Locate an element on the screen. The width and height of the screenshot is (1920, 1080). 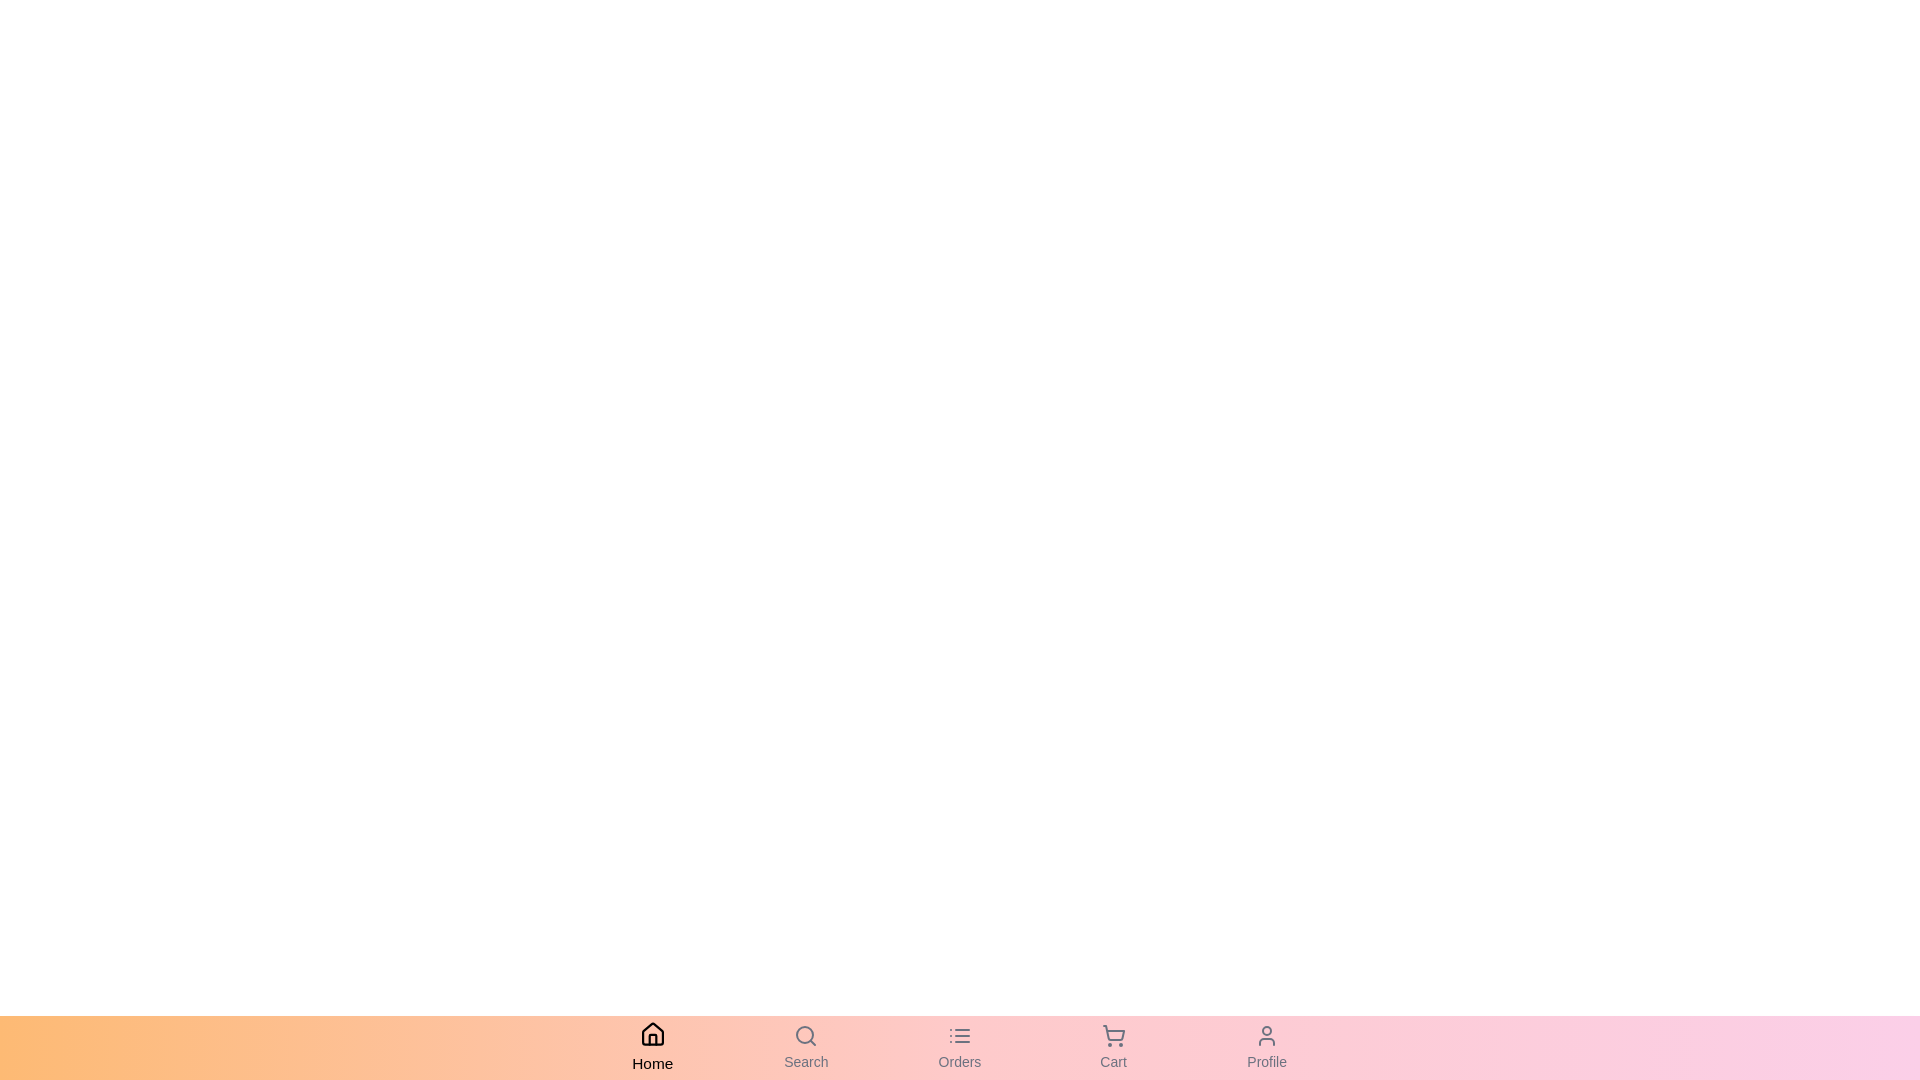
the Home tab by clicking on it is located at coordinates (652, 1047).